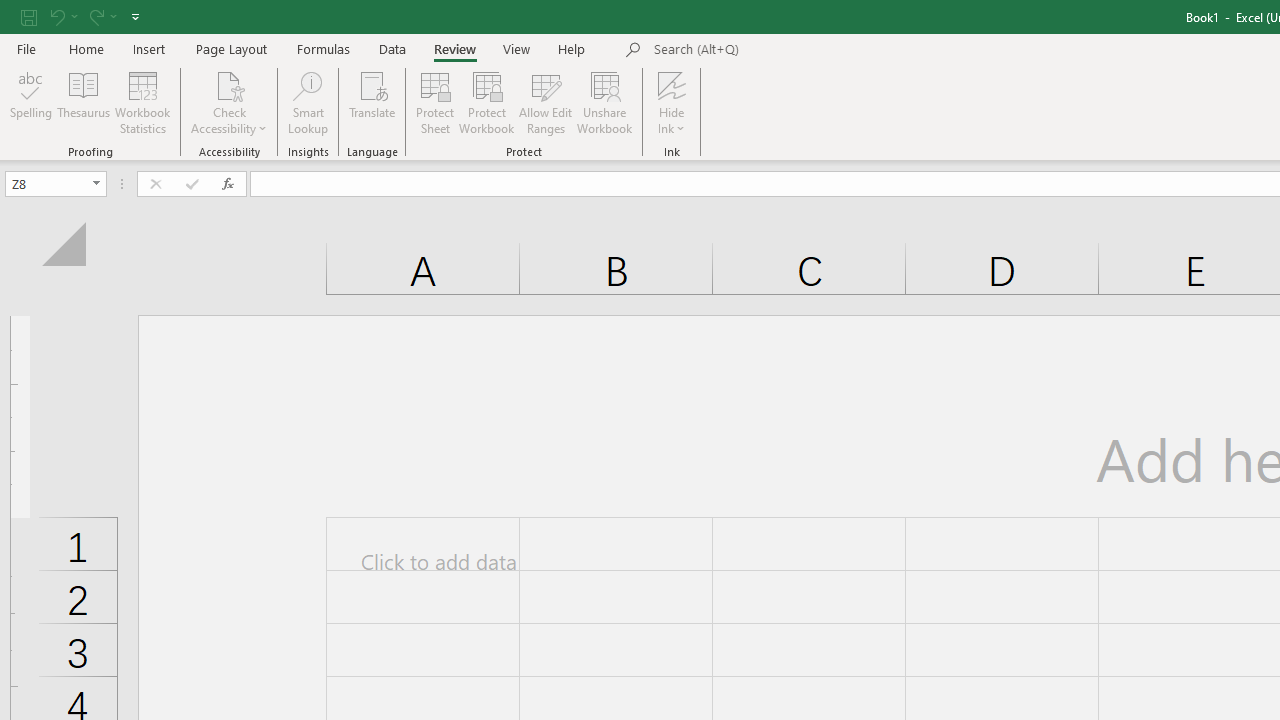 Image resolution: width=1280 pixels, height=720 pixels. Describe the element at coordinates (545, 103) in the screenshot. I see `'Allow Edit Ranges'` at that location.